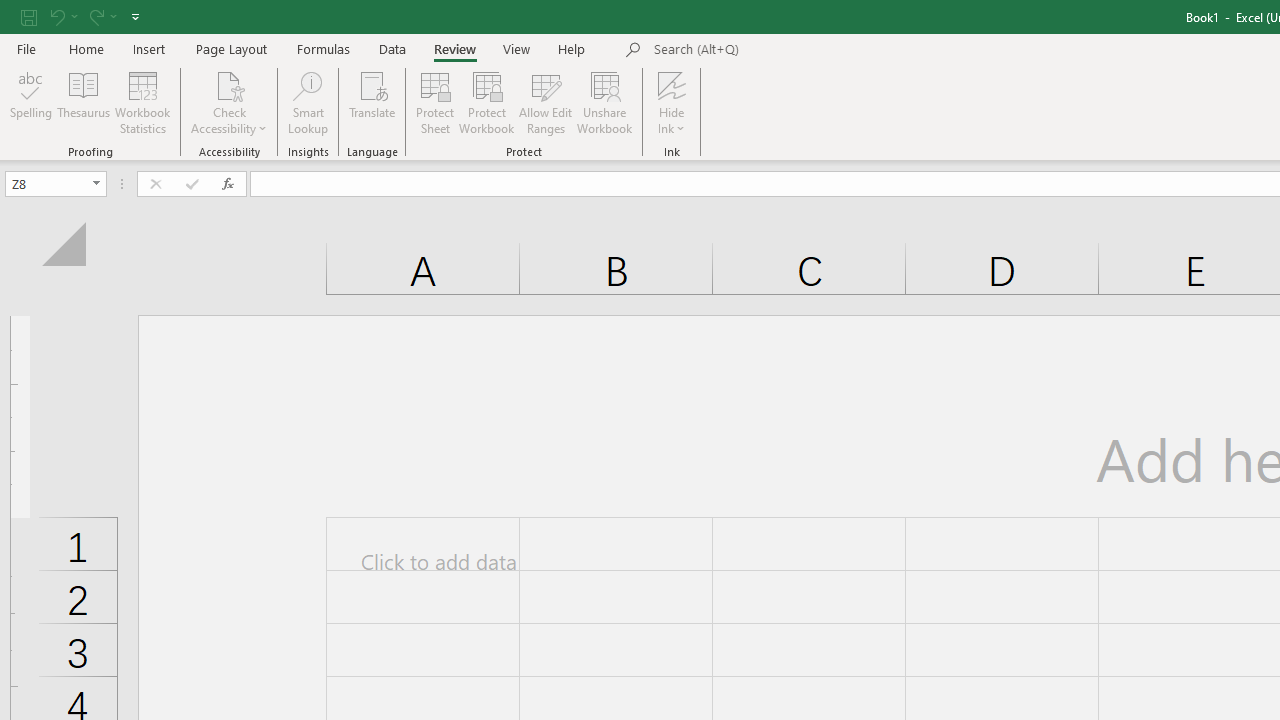 Image resolution: width=1280 pixels, height=720 pixels. Describe the element at coordinates (545, 103) in the screenshot. I see `'Allow Edit Ranges'` at that location.